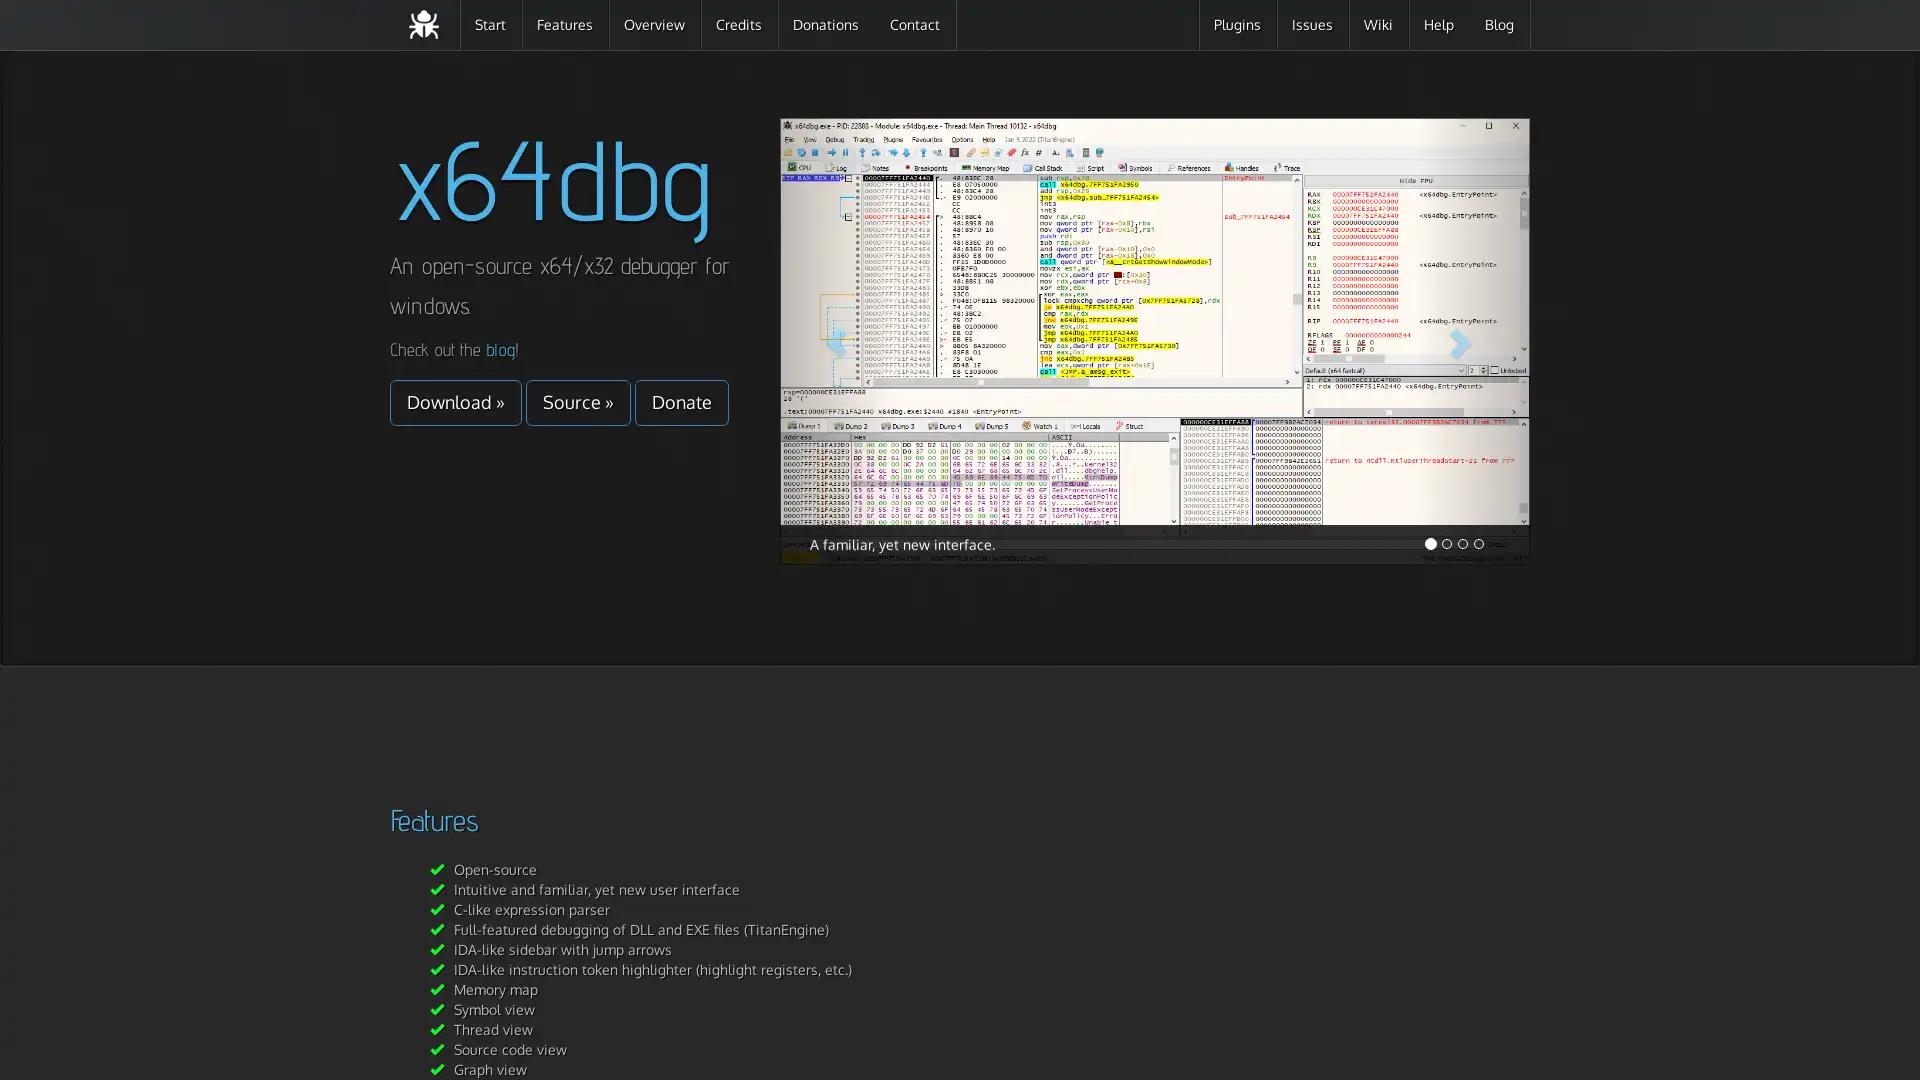  What do you see at coordinates (577, 402) in the screenshot?
I see `Source` at bounding box center [577, 402].